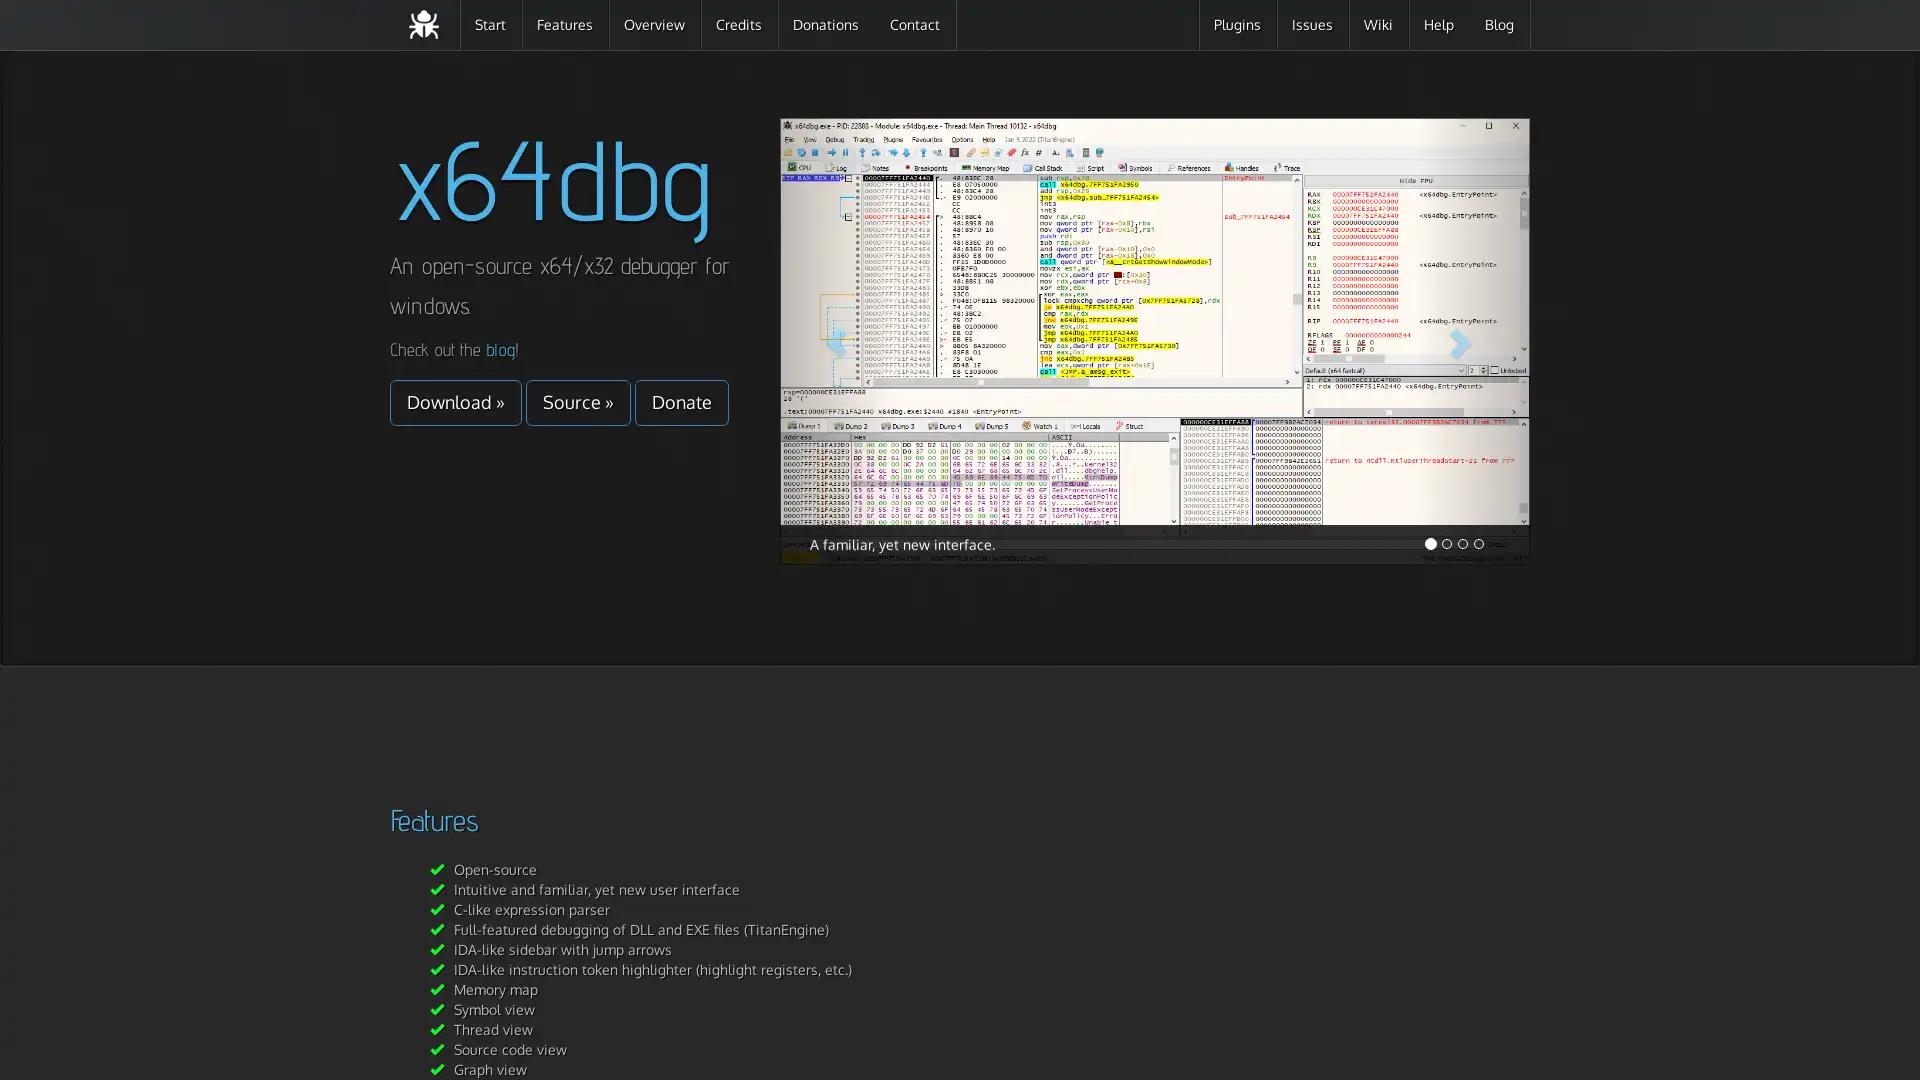  What do you see at coordinates (577, 402) in the screenshot?
I see `Source` at bounding box center [577, 402].